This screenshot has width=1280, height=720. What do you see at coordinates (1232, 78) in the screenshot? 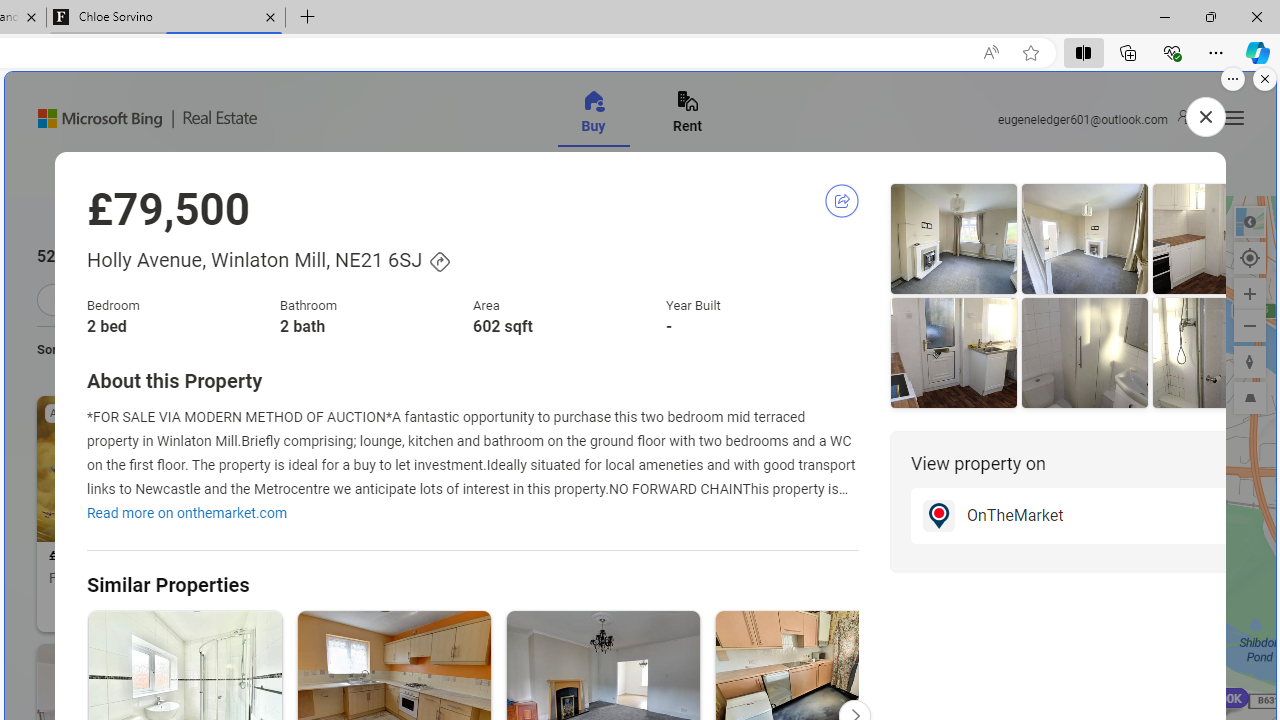
I see `'More options.'` at bounding box center [1232, 78].